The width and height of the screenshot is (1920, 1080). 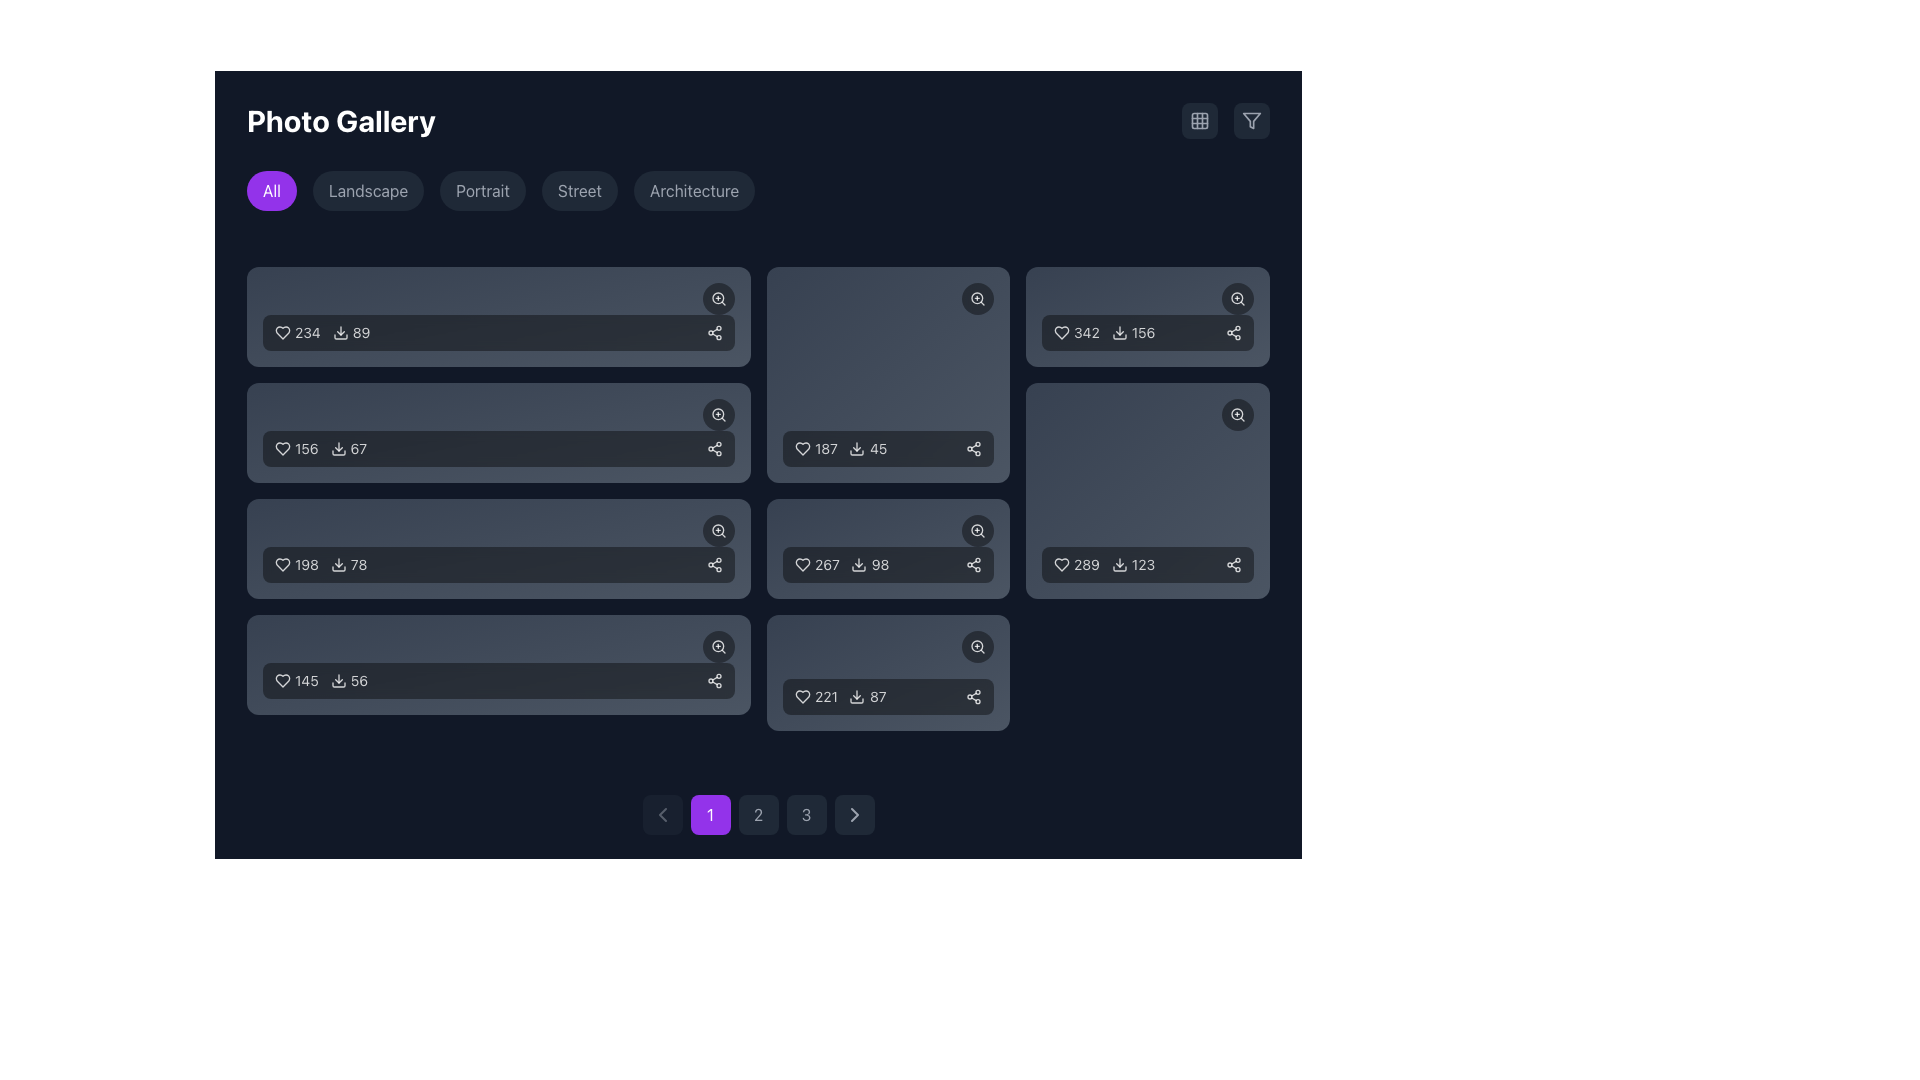 What do you see at coordinates (880, 564) in the screenshot?
I see `the Text label displaying a numeric value indicating a count, located in the bottom-right corner of a grid-style card, next to a download icon` at bounding box center [880, 564].